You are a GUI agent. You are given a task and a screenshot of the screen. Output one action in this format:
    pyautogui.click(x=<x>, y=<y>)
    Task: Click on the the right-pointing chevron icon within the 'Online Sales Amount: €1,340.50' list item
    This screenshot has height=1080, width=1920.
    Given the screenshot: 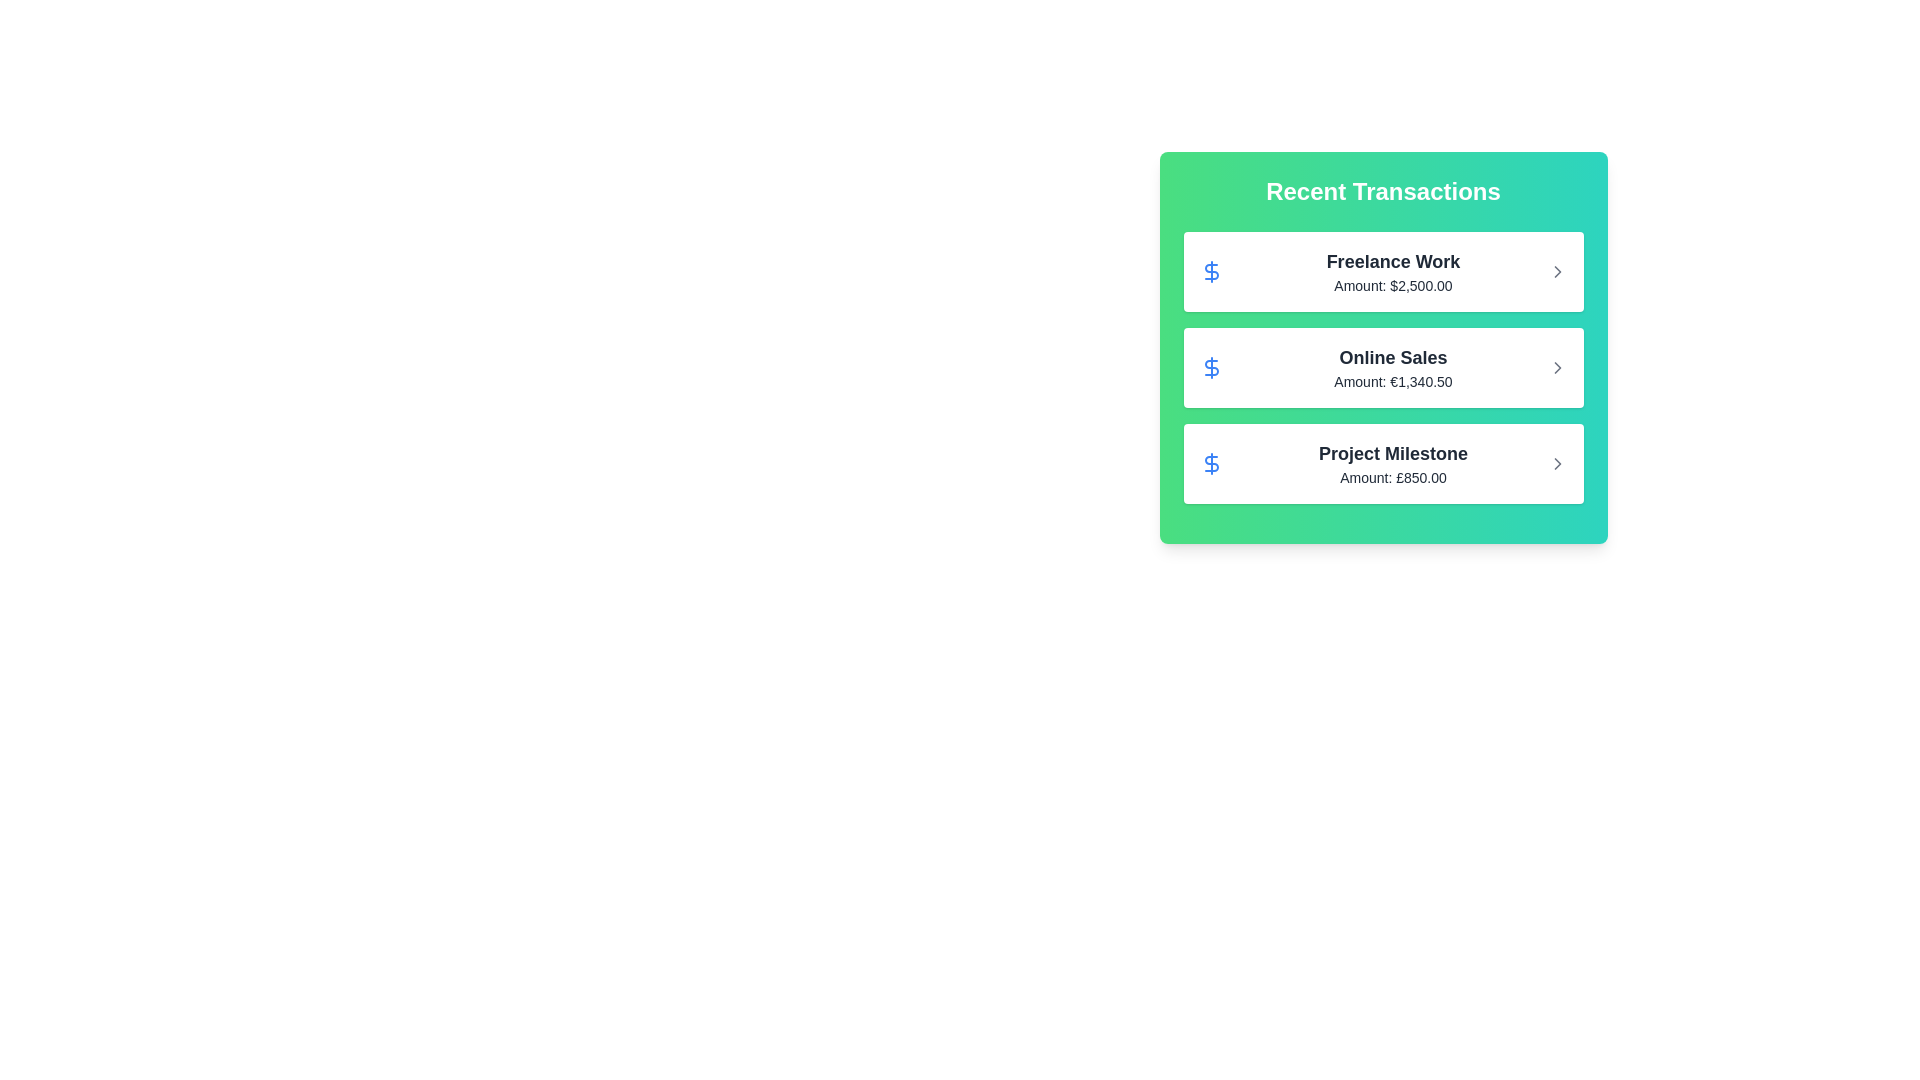 What is the action you would take?
    pyautogui.click(x=1556, y=367)
    